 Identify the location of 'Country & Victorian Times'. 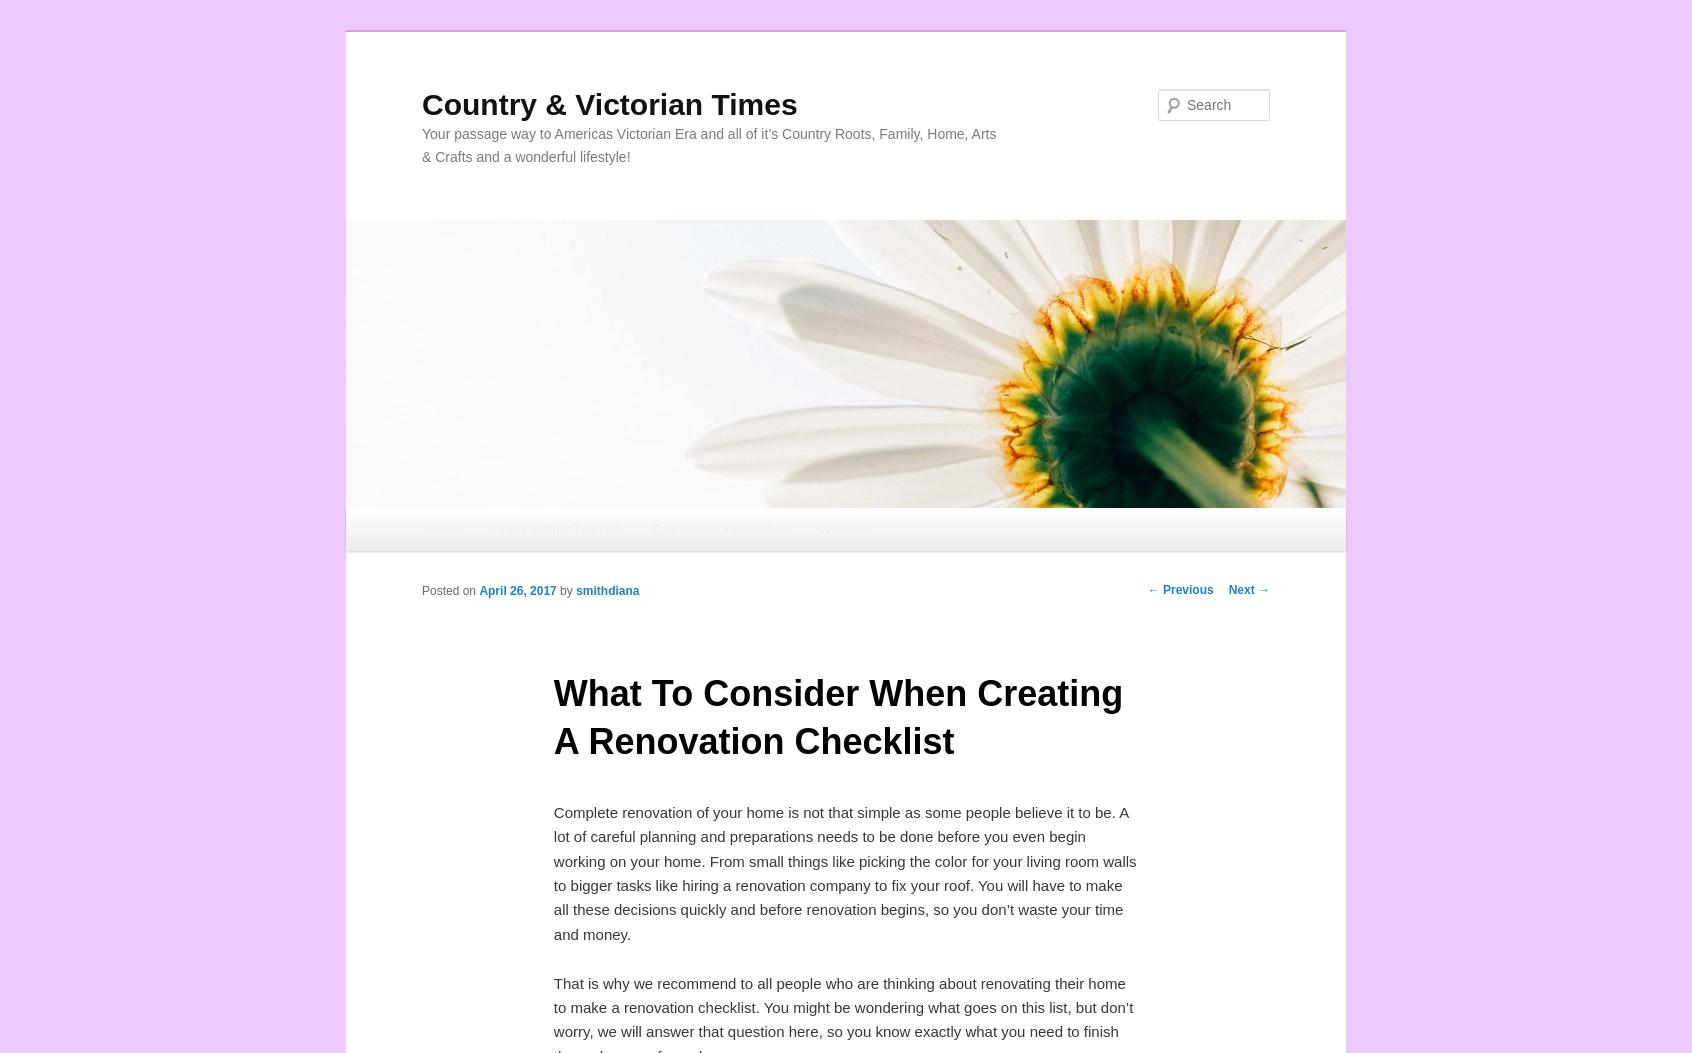
(608, 103).